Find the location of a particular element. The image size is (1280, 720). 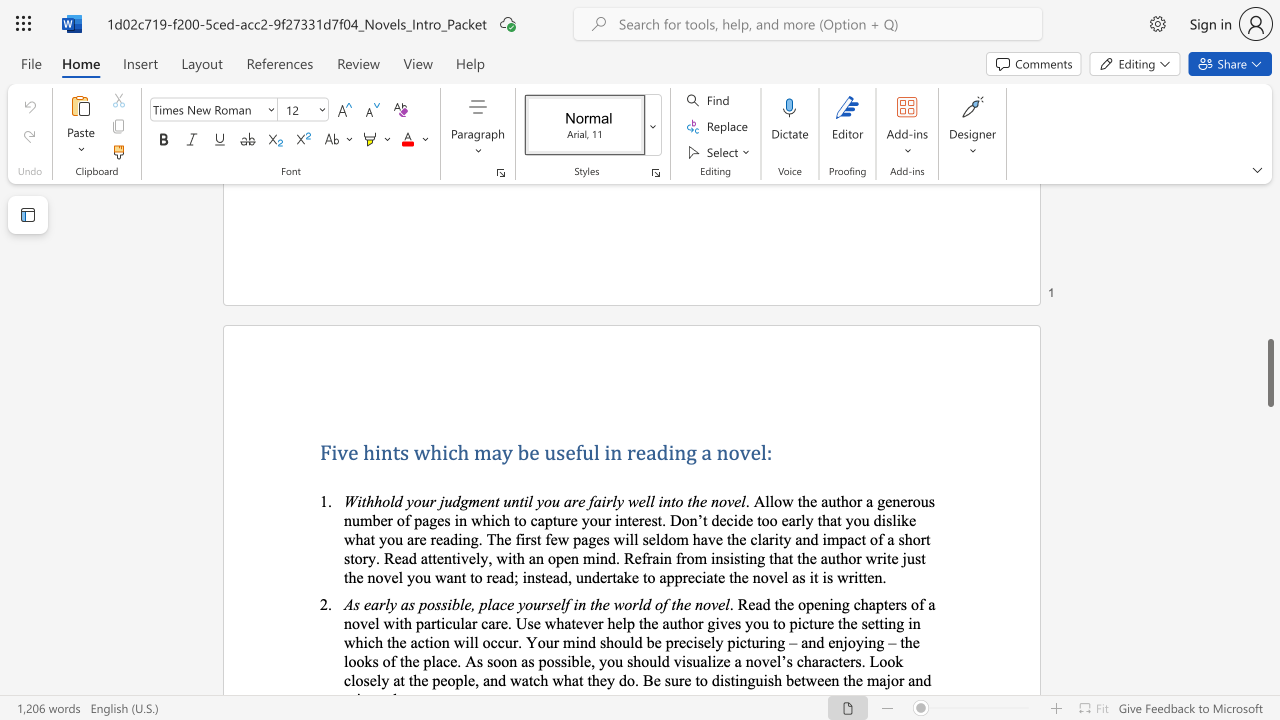

the subset text ". Read attentively, with an open mind. Refrain from insisting that the author write ju" within the text ". Allow the author a generous number of pages in which to capture your interest. Don’t decide too early that you dislike what you are reading. The first few pages will seldom have the clarity and impact of a short story. Read attentively, with an open mind. Refrain from insisting that the author write just the novel you want to read; instead, undertake to appreciate the novel as it is written." is located at coordinates (376, 558).